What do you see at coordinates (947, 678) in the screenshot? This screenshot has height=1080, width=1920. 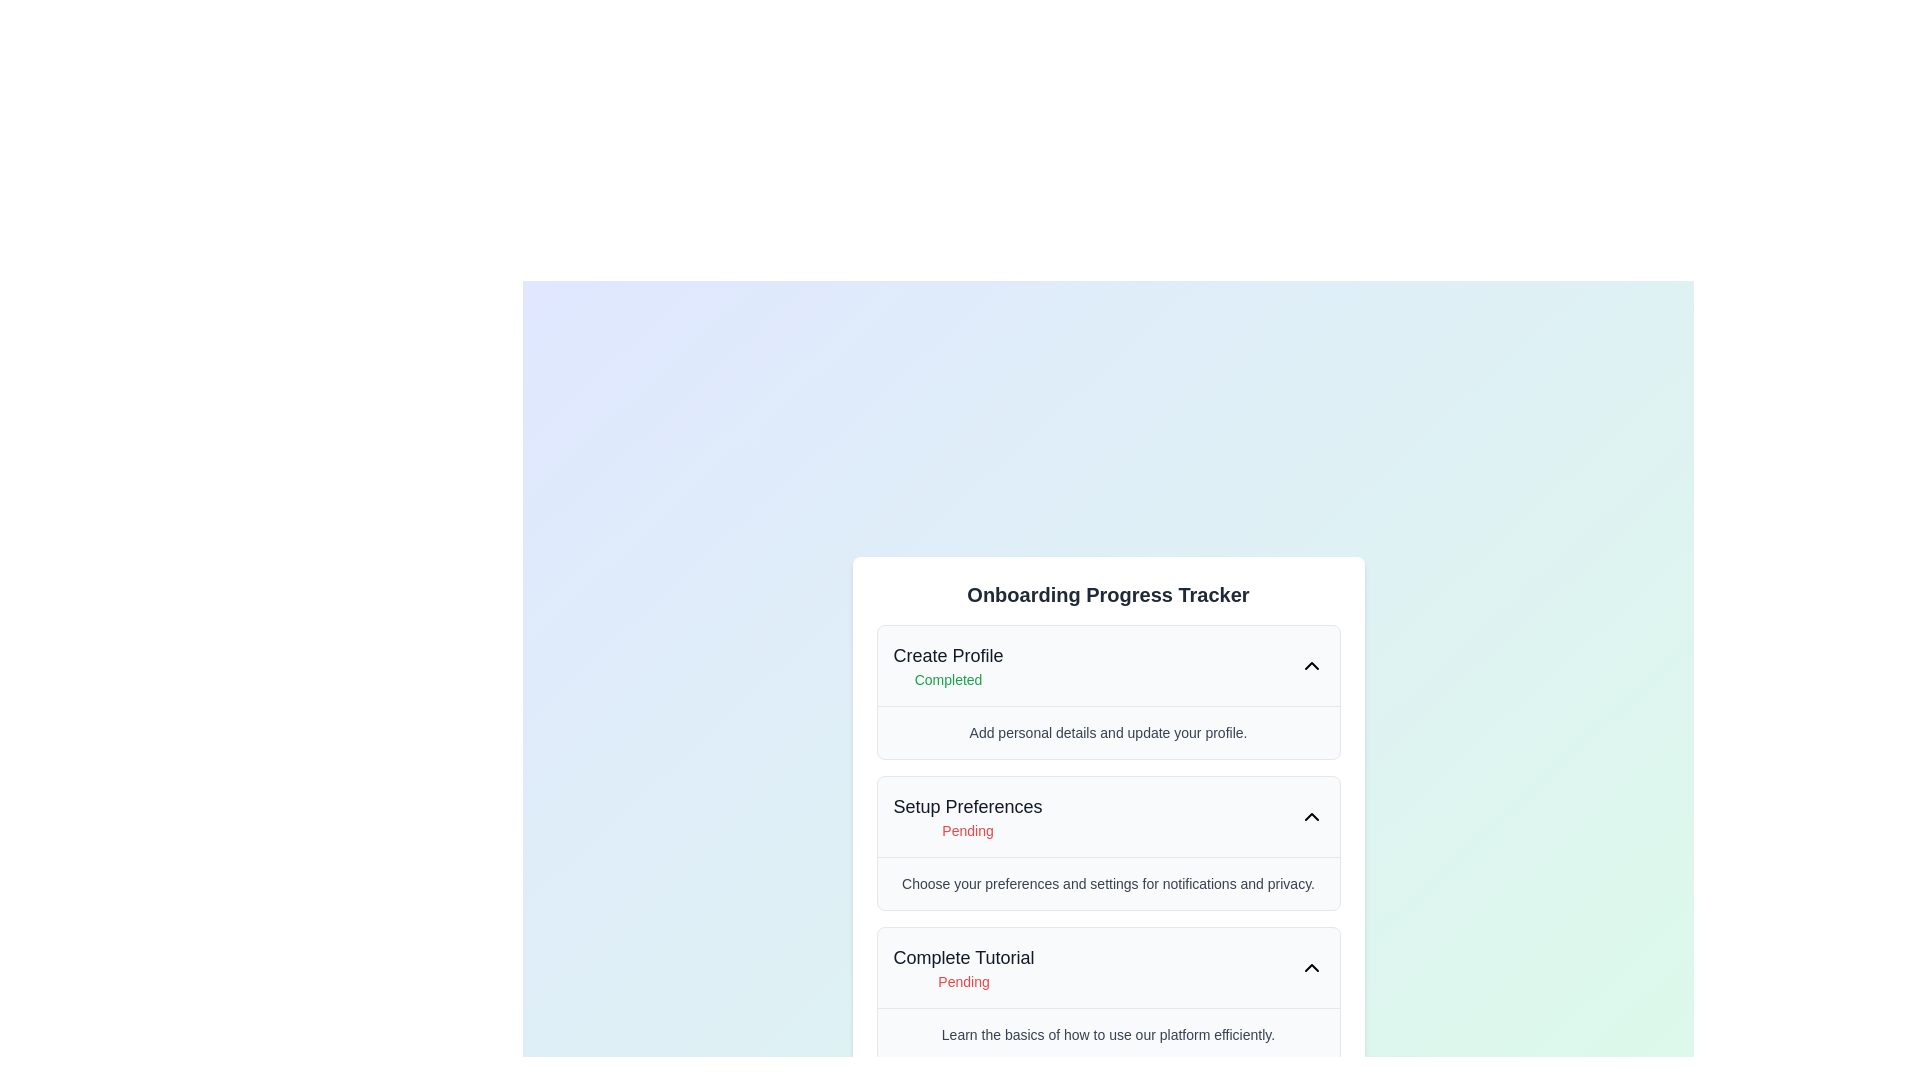 I see `the text label displaying 'Completed', which indicates a status in the onboarding progress tracker card located below the 'Create Profile' title` at bounding box center [947, 678].